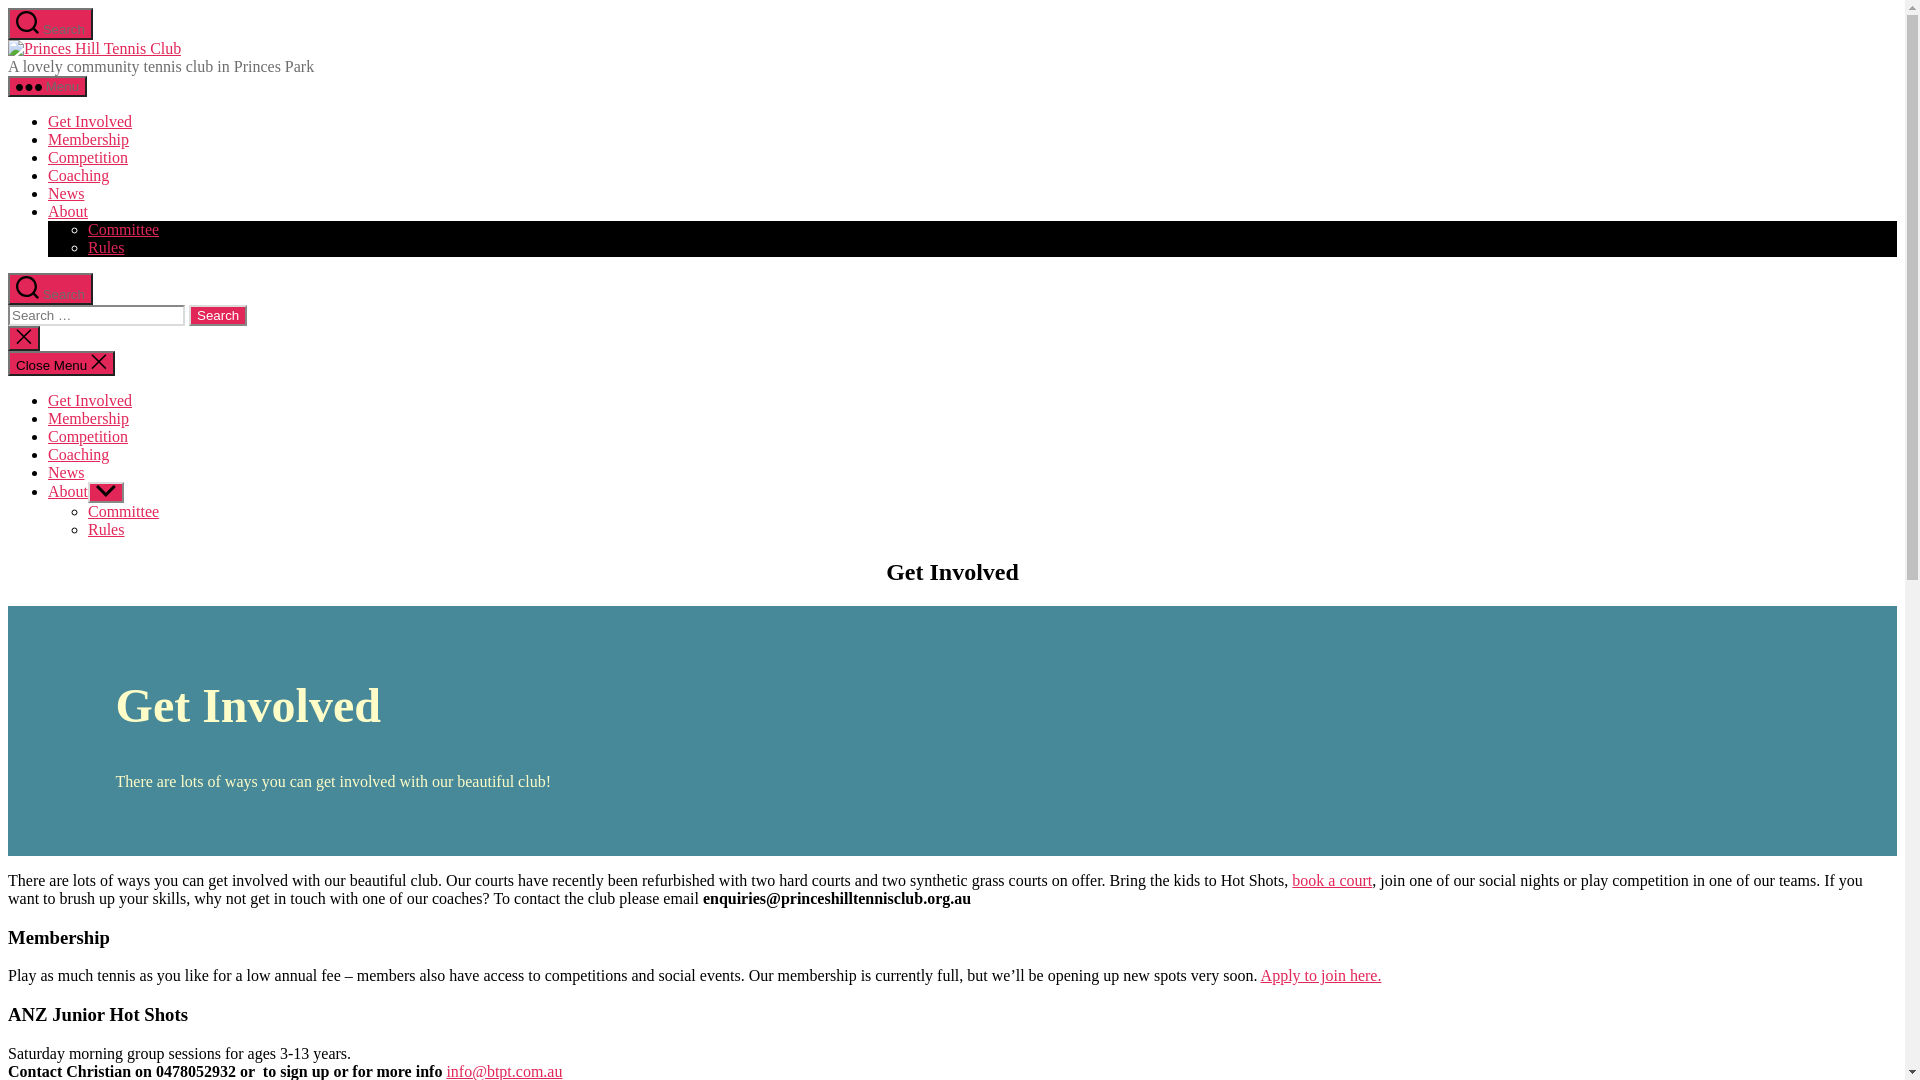  I want to click on 'Membership', so click(87, 417).